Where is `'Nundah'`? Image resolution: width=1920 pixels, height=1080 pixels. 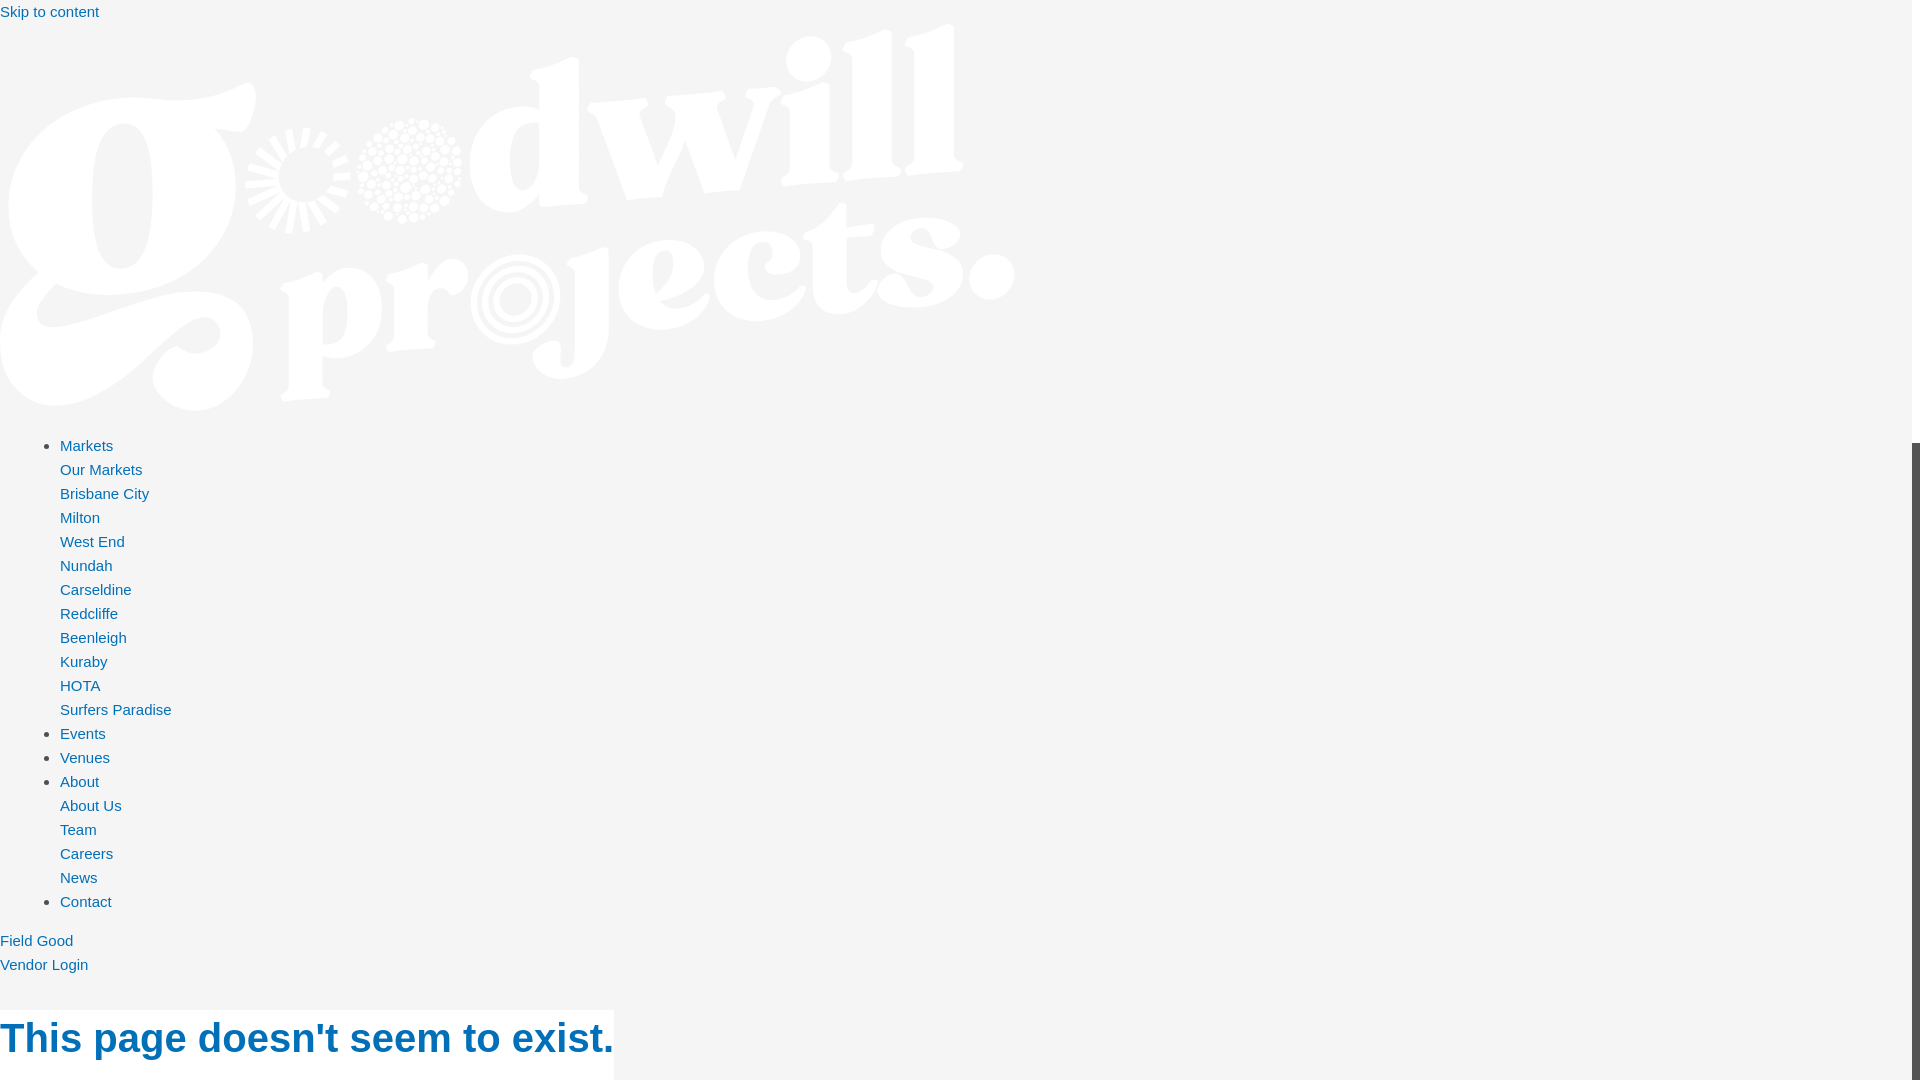
'Nundah' is located at coordinates (85, 565).